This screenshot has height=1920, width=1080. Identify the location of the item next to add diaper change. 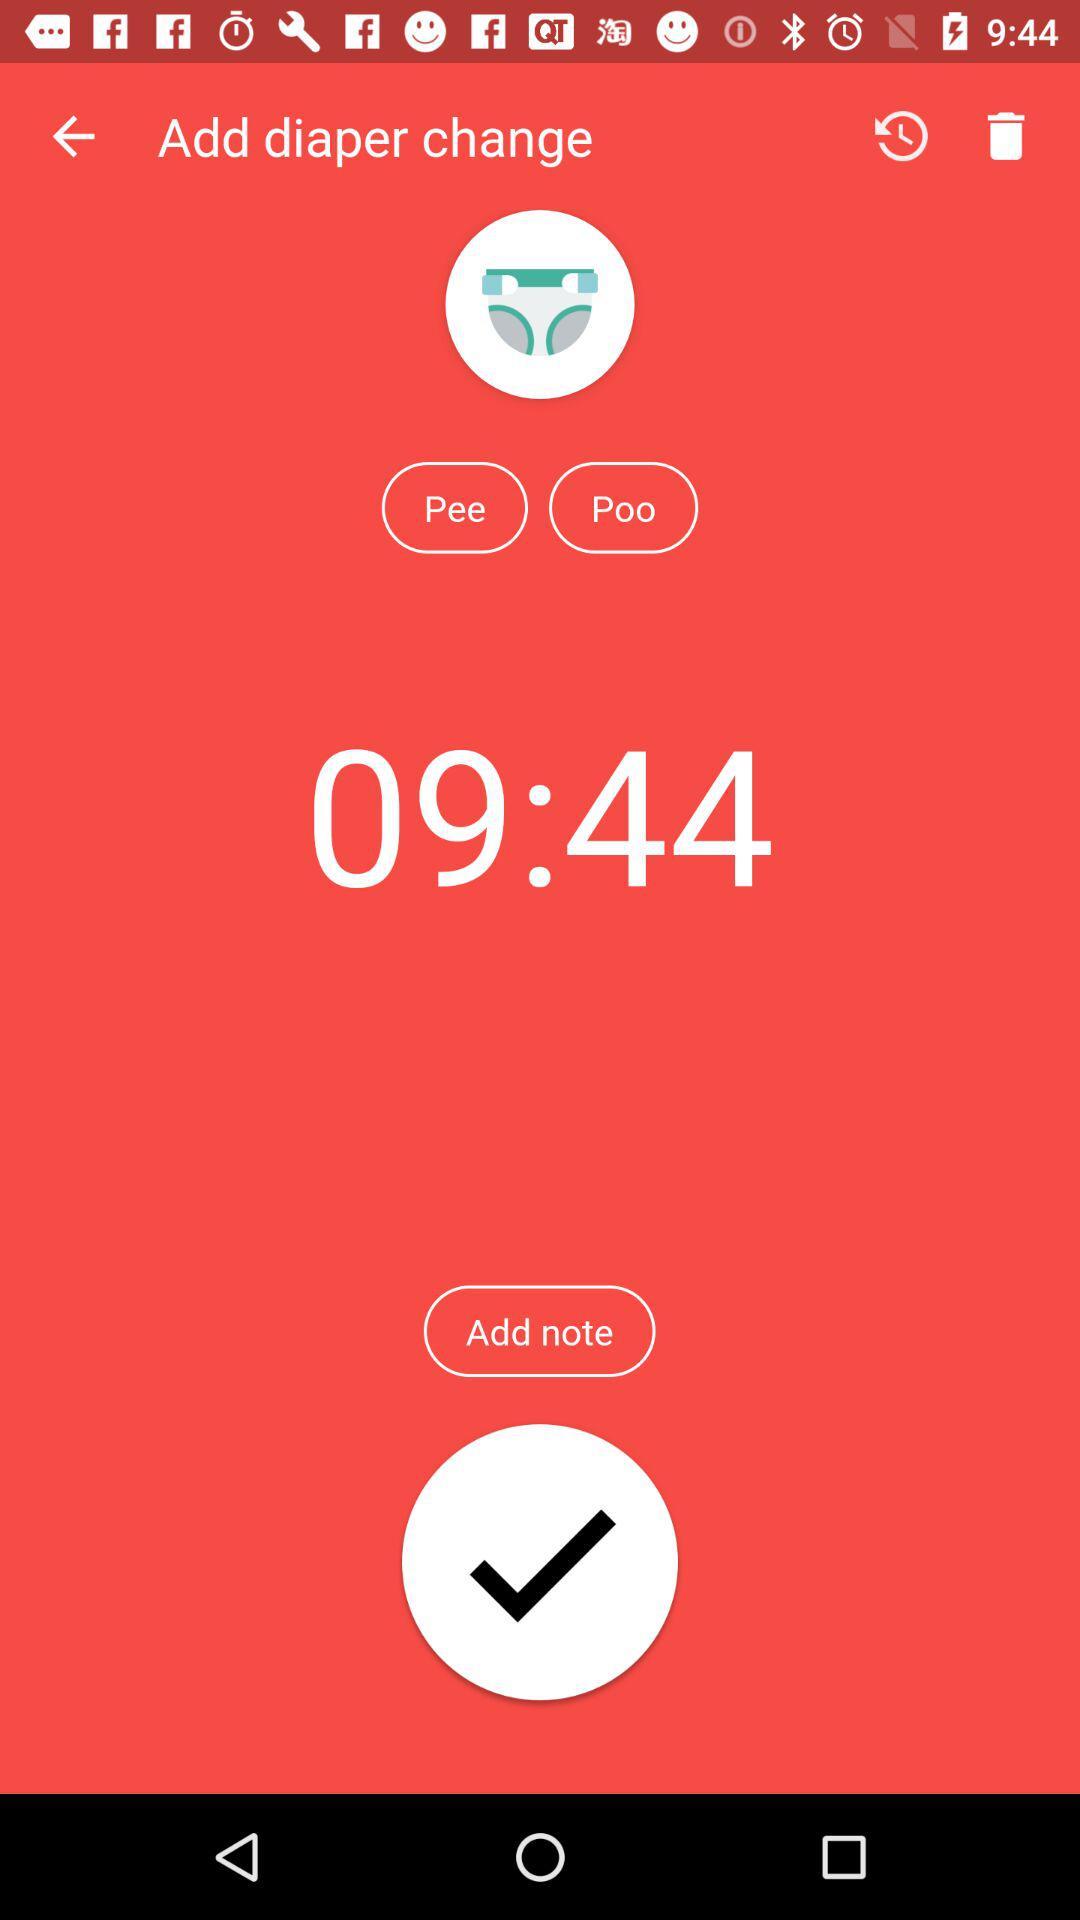
(72, 135).